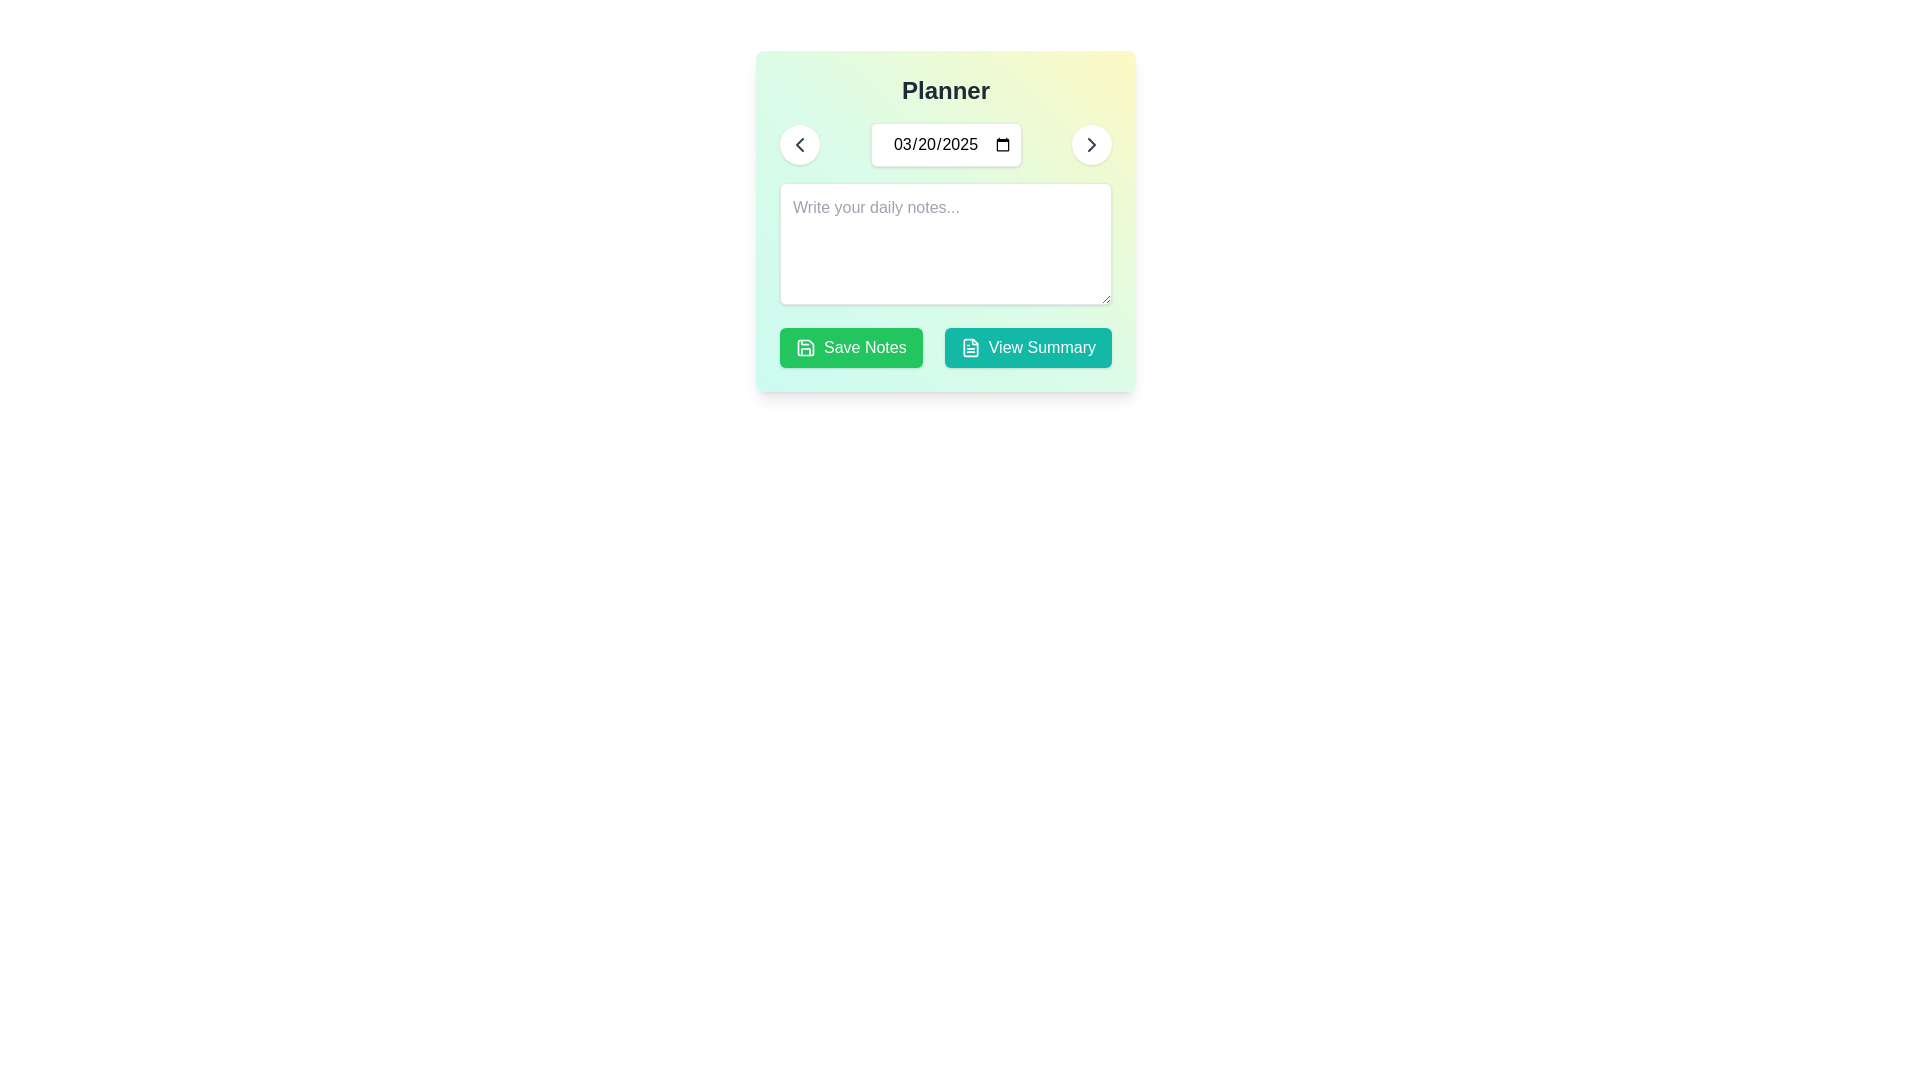  What do you see at coordinates (970, 346) in the screenshot?
I see `the small document icon with textual lines, located inside the green 'View Summary' button, to interact with the button` at bounding box center [970, 346].